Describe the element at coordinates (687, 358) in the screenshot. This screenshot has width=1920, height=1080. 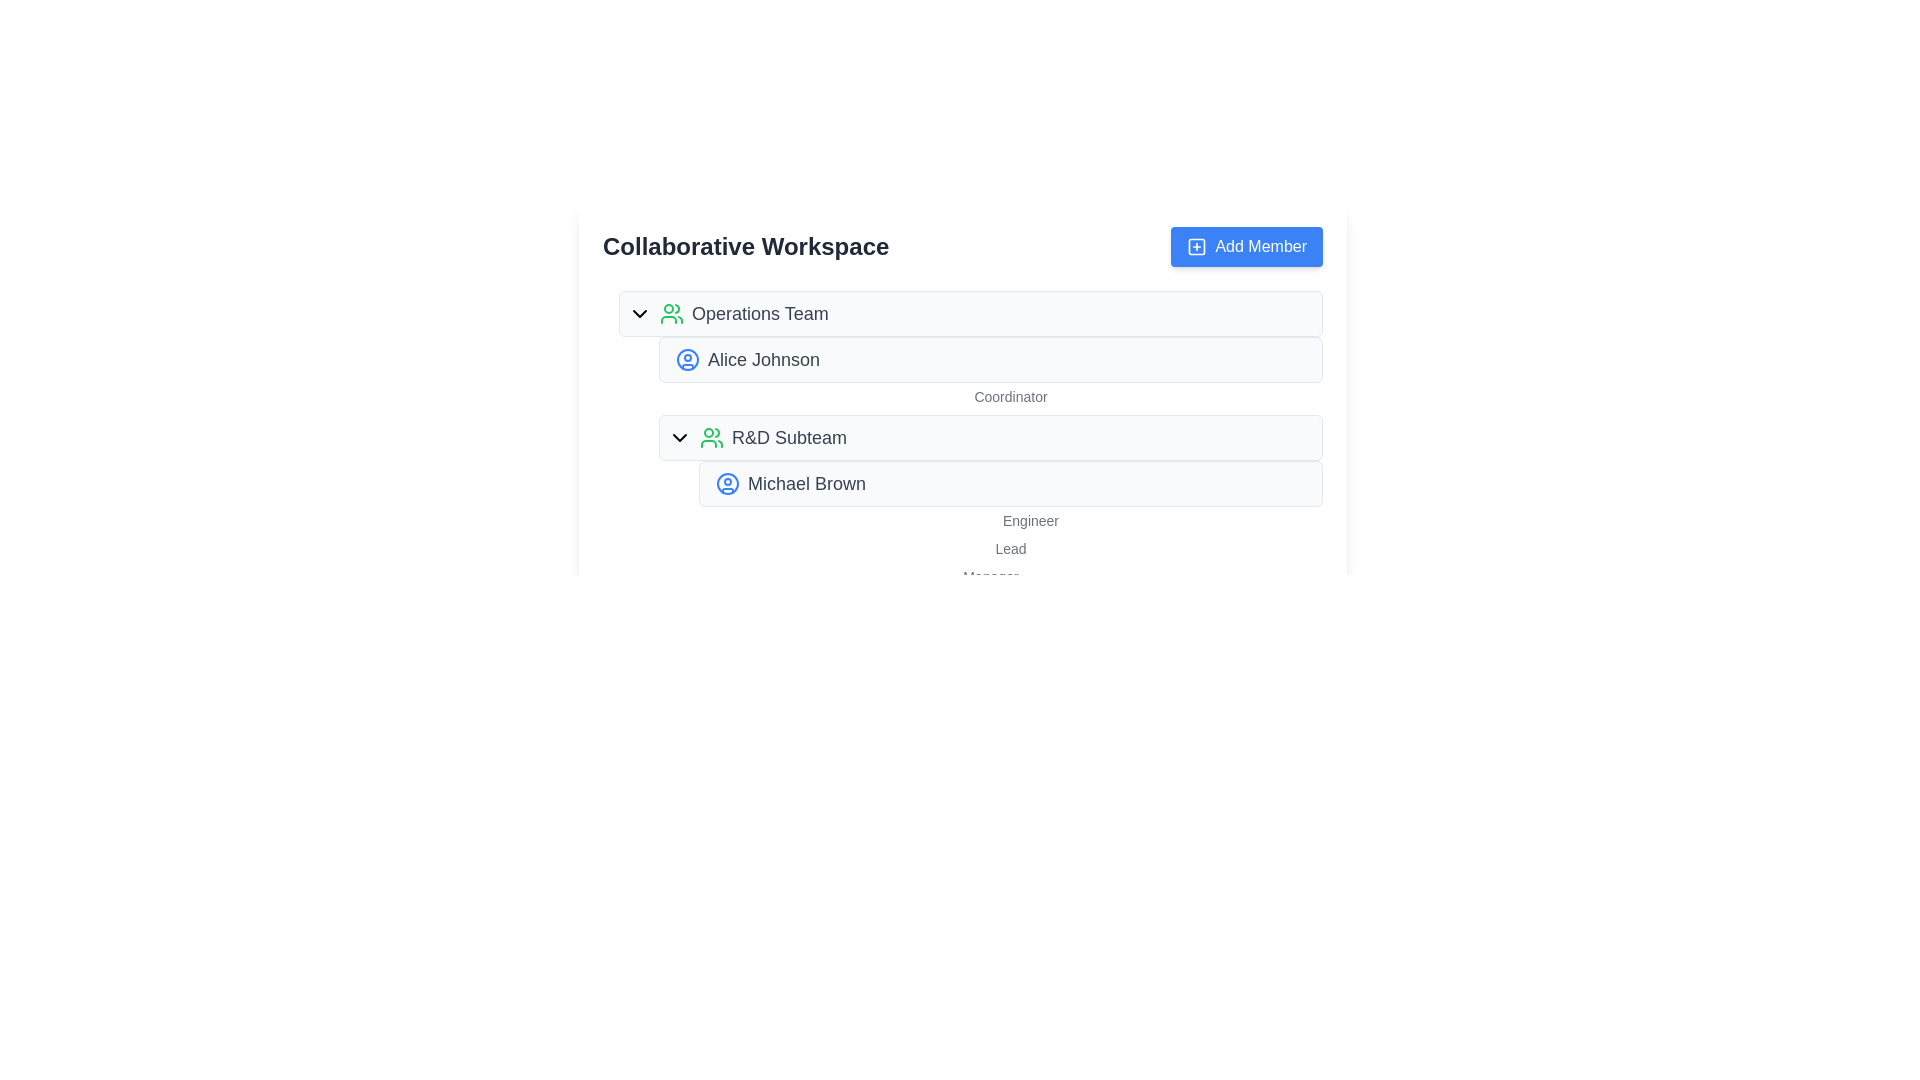
I see `the user profile icon located to the left of the text 'Alice Johnson' to identify the user it represents` at that location.